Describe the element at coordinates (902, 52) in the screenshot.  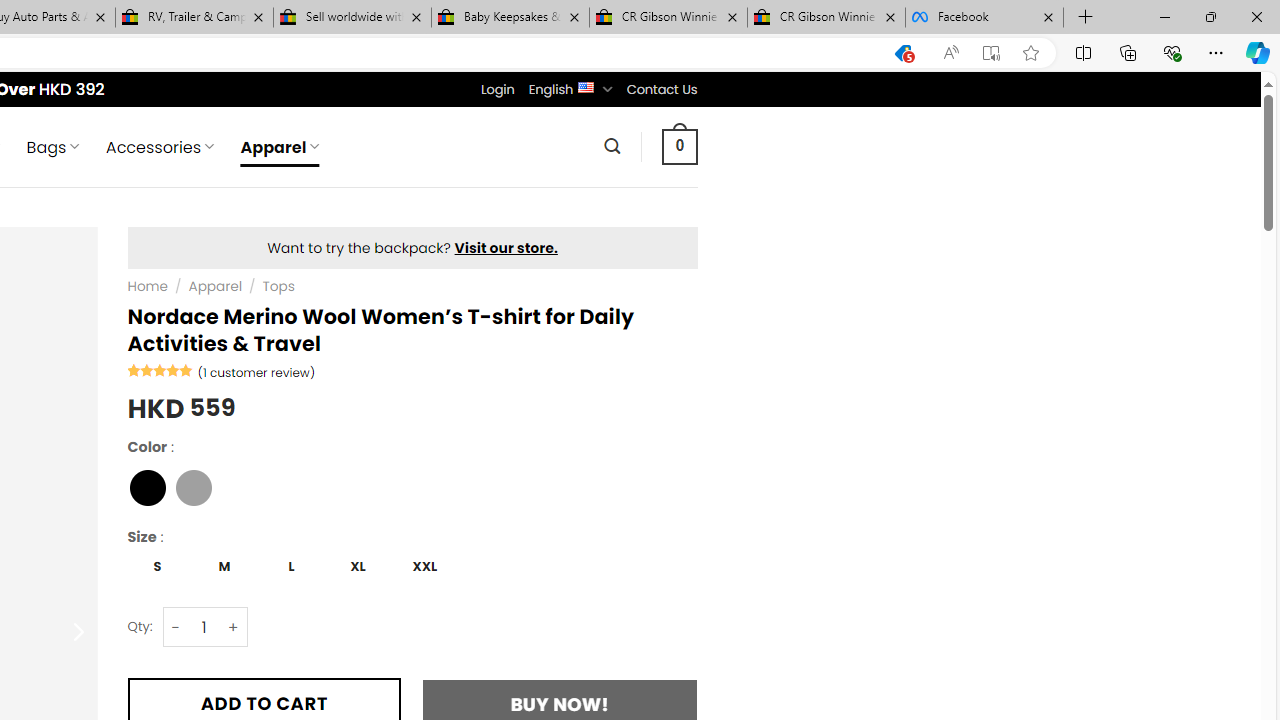
I see `'This site has coupons! Shopping in Microsoft Edge, 5'` at that location.